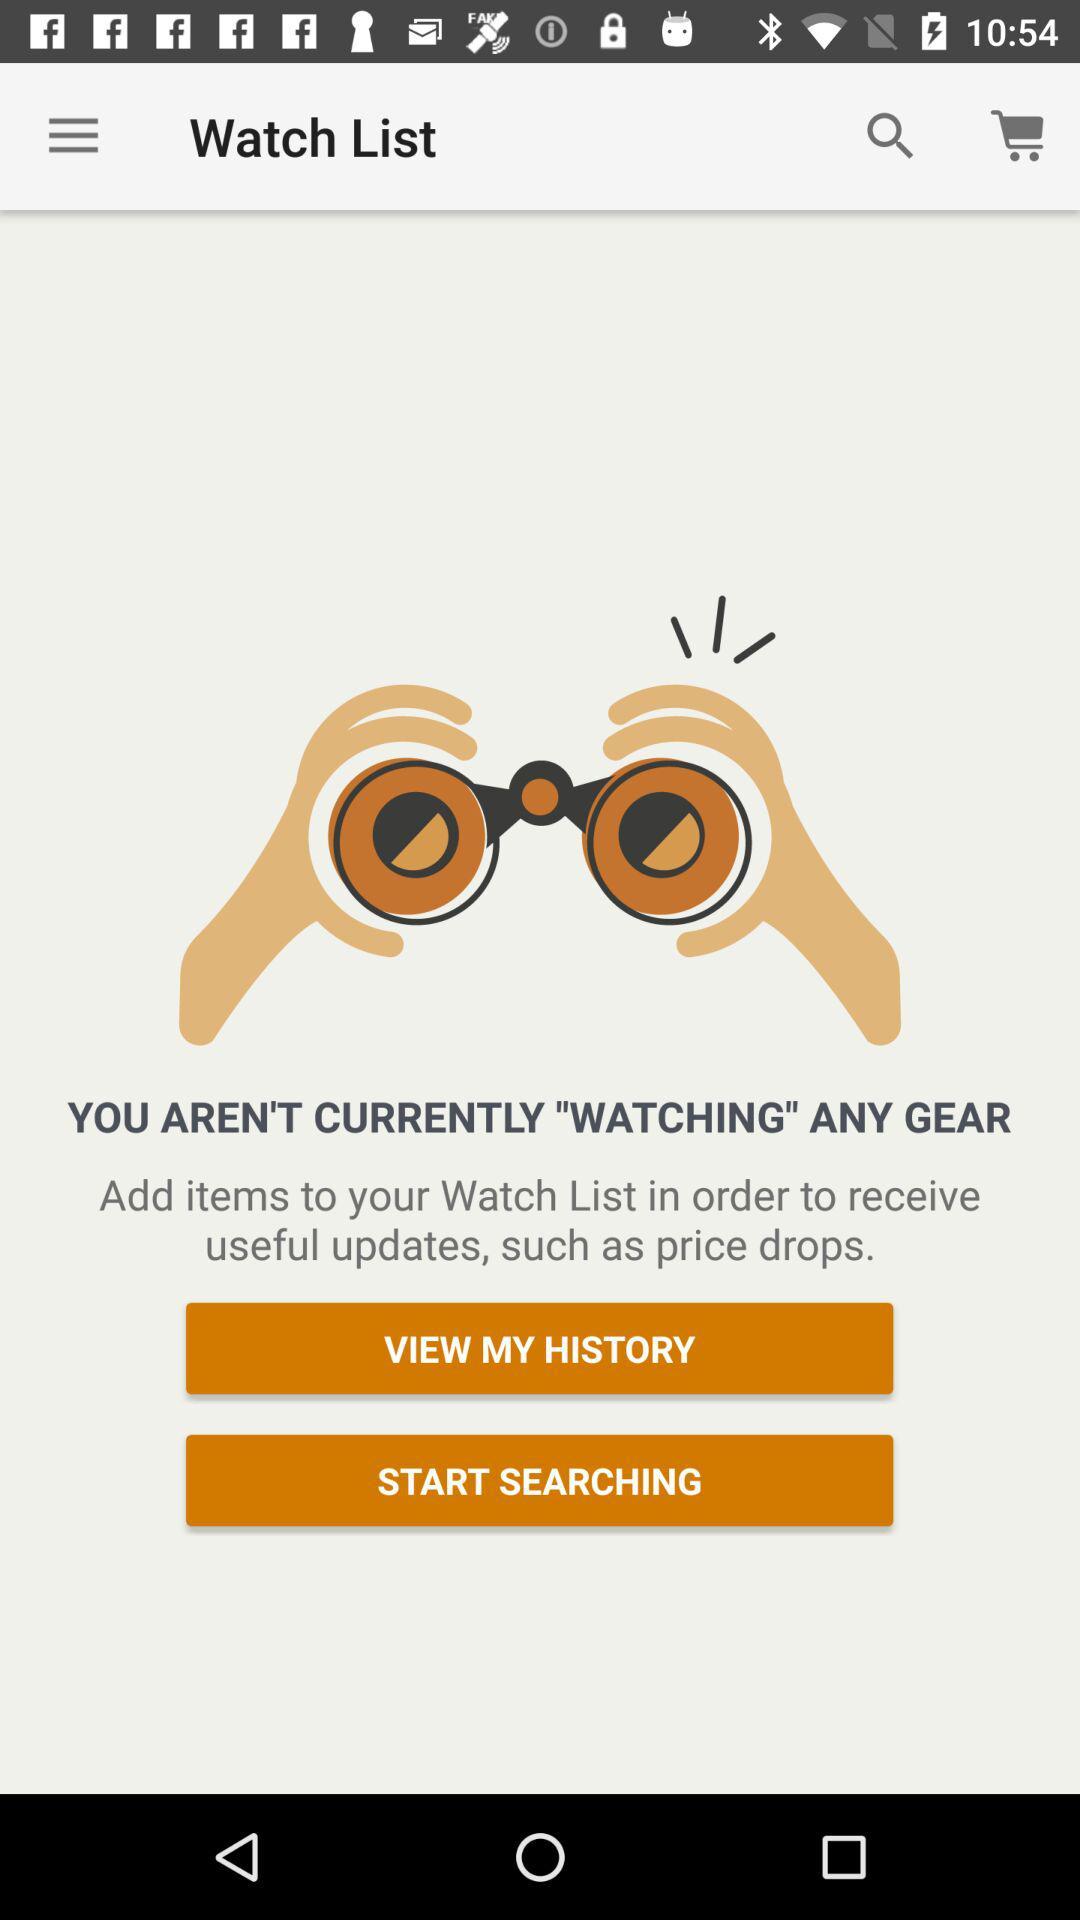  I want to click on icon next to watch list, so click(890, 135).